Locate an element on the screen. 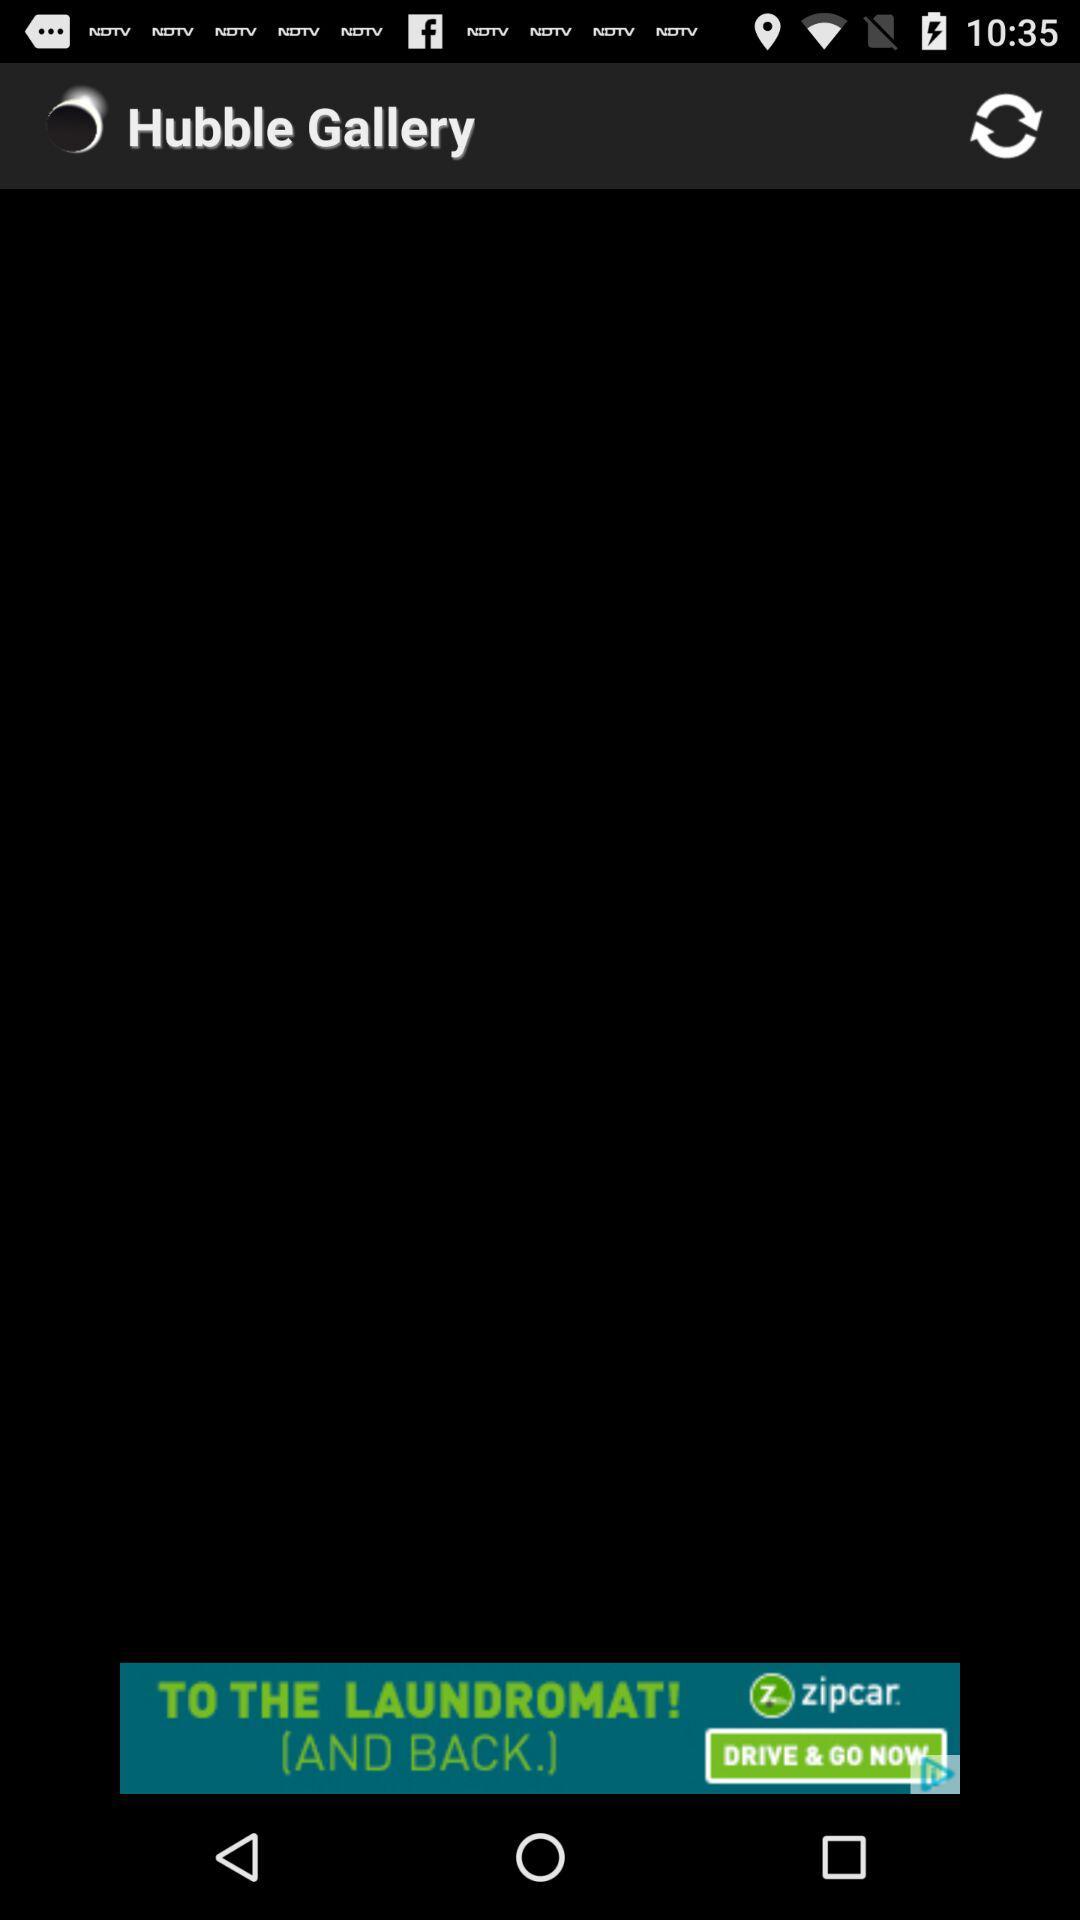 The width and height of the screenshot is (1080, 1920). refresh is located at coordinates (1006, 124).